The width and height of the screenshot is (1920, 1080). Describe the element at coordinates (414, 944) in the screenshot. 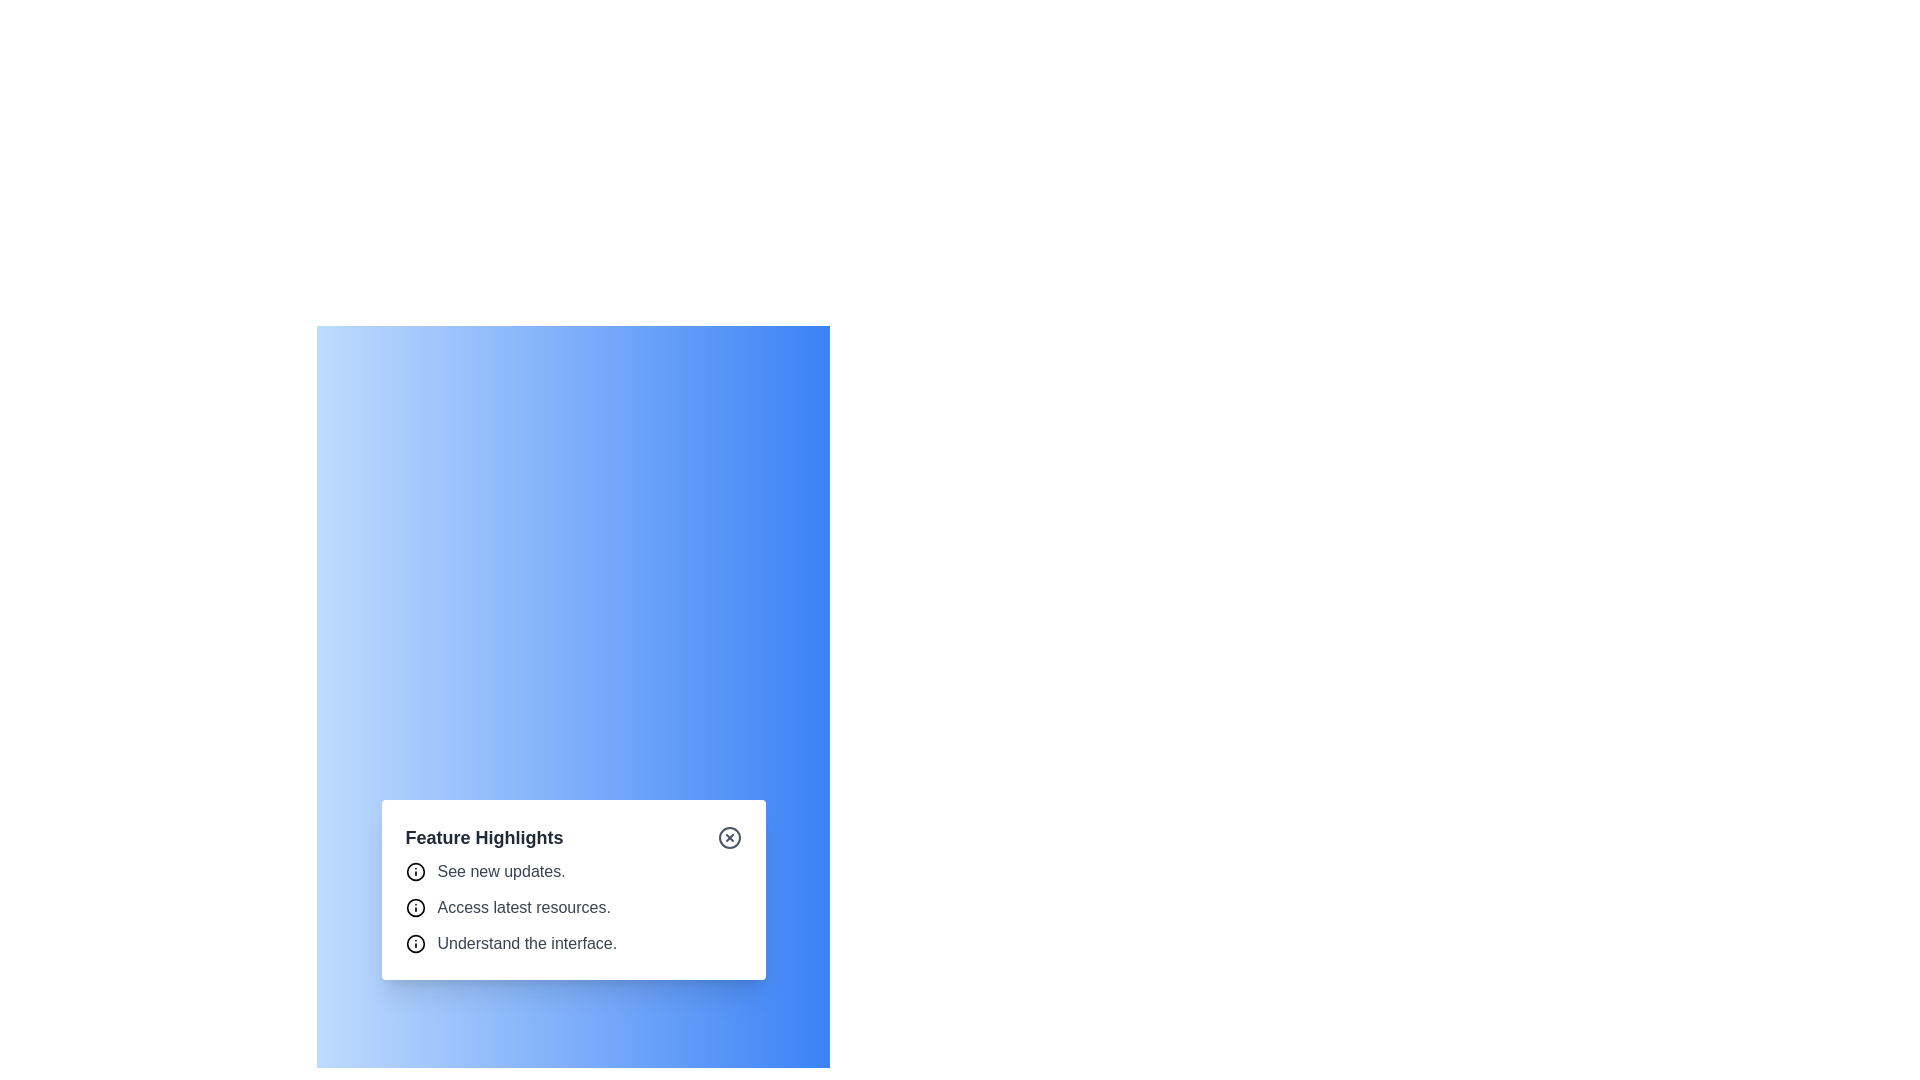

I see `the third circular icon in the lower left portion of the floating information card under the 'Understand the interface' text, which serves as a visual indicator` at that location.